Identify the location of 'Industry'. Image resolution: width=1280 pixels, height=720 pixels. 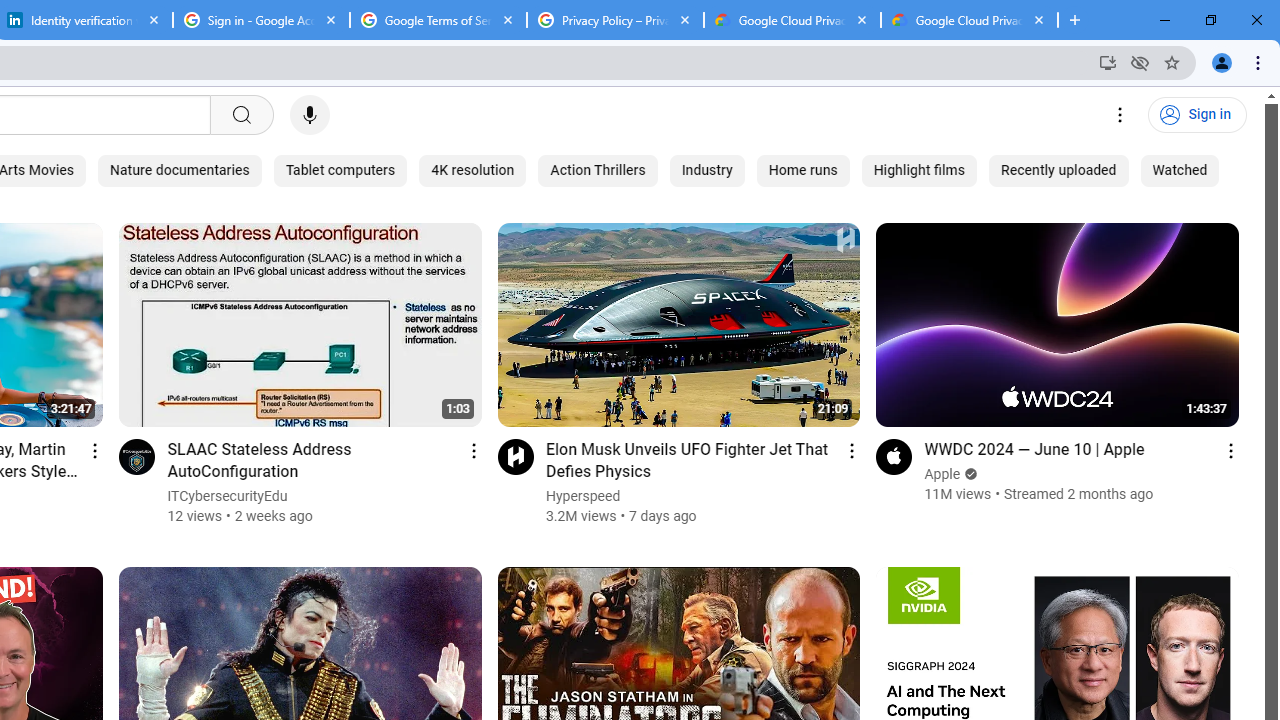
(707, 170).